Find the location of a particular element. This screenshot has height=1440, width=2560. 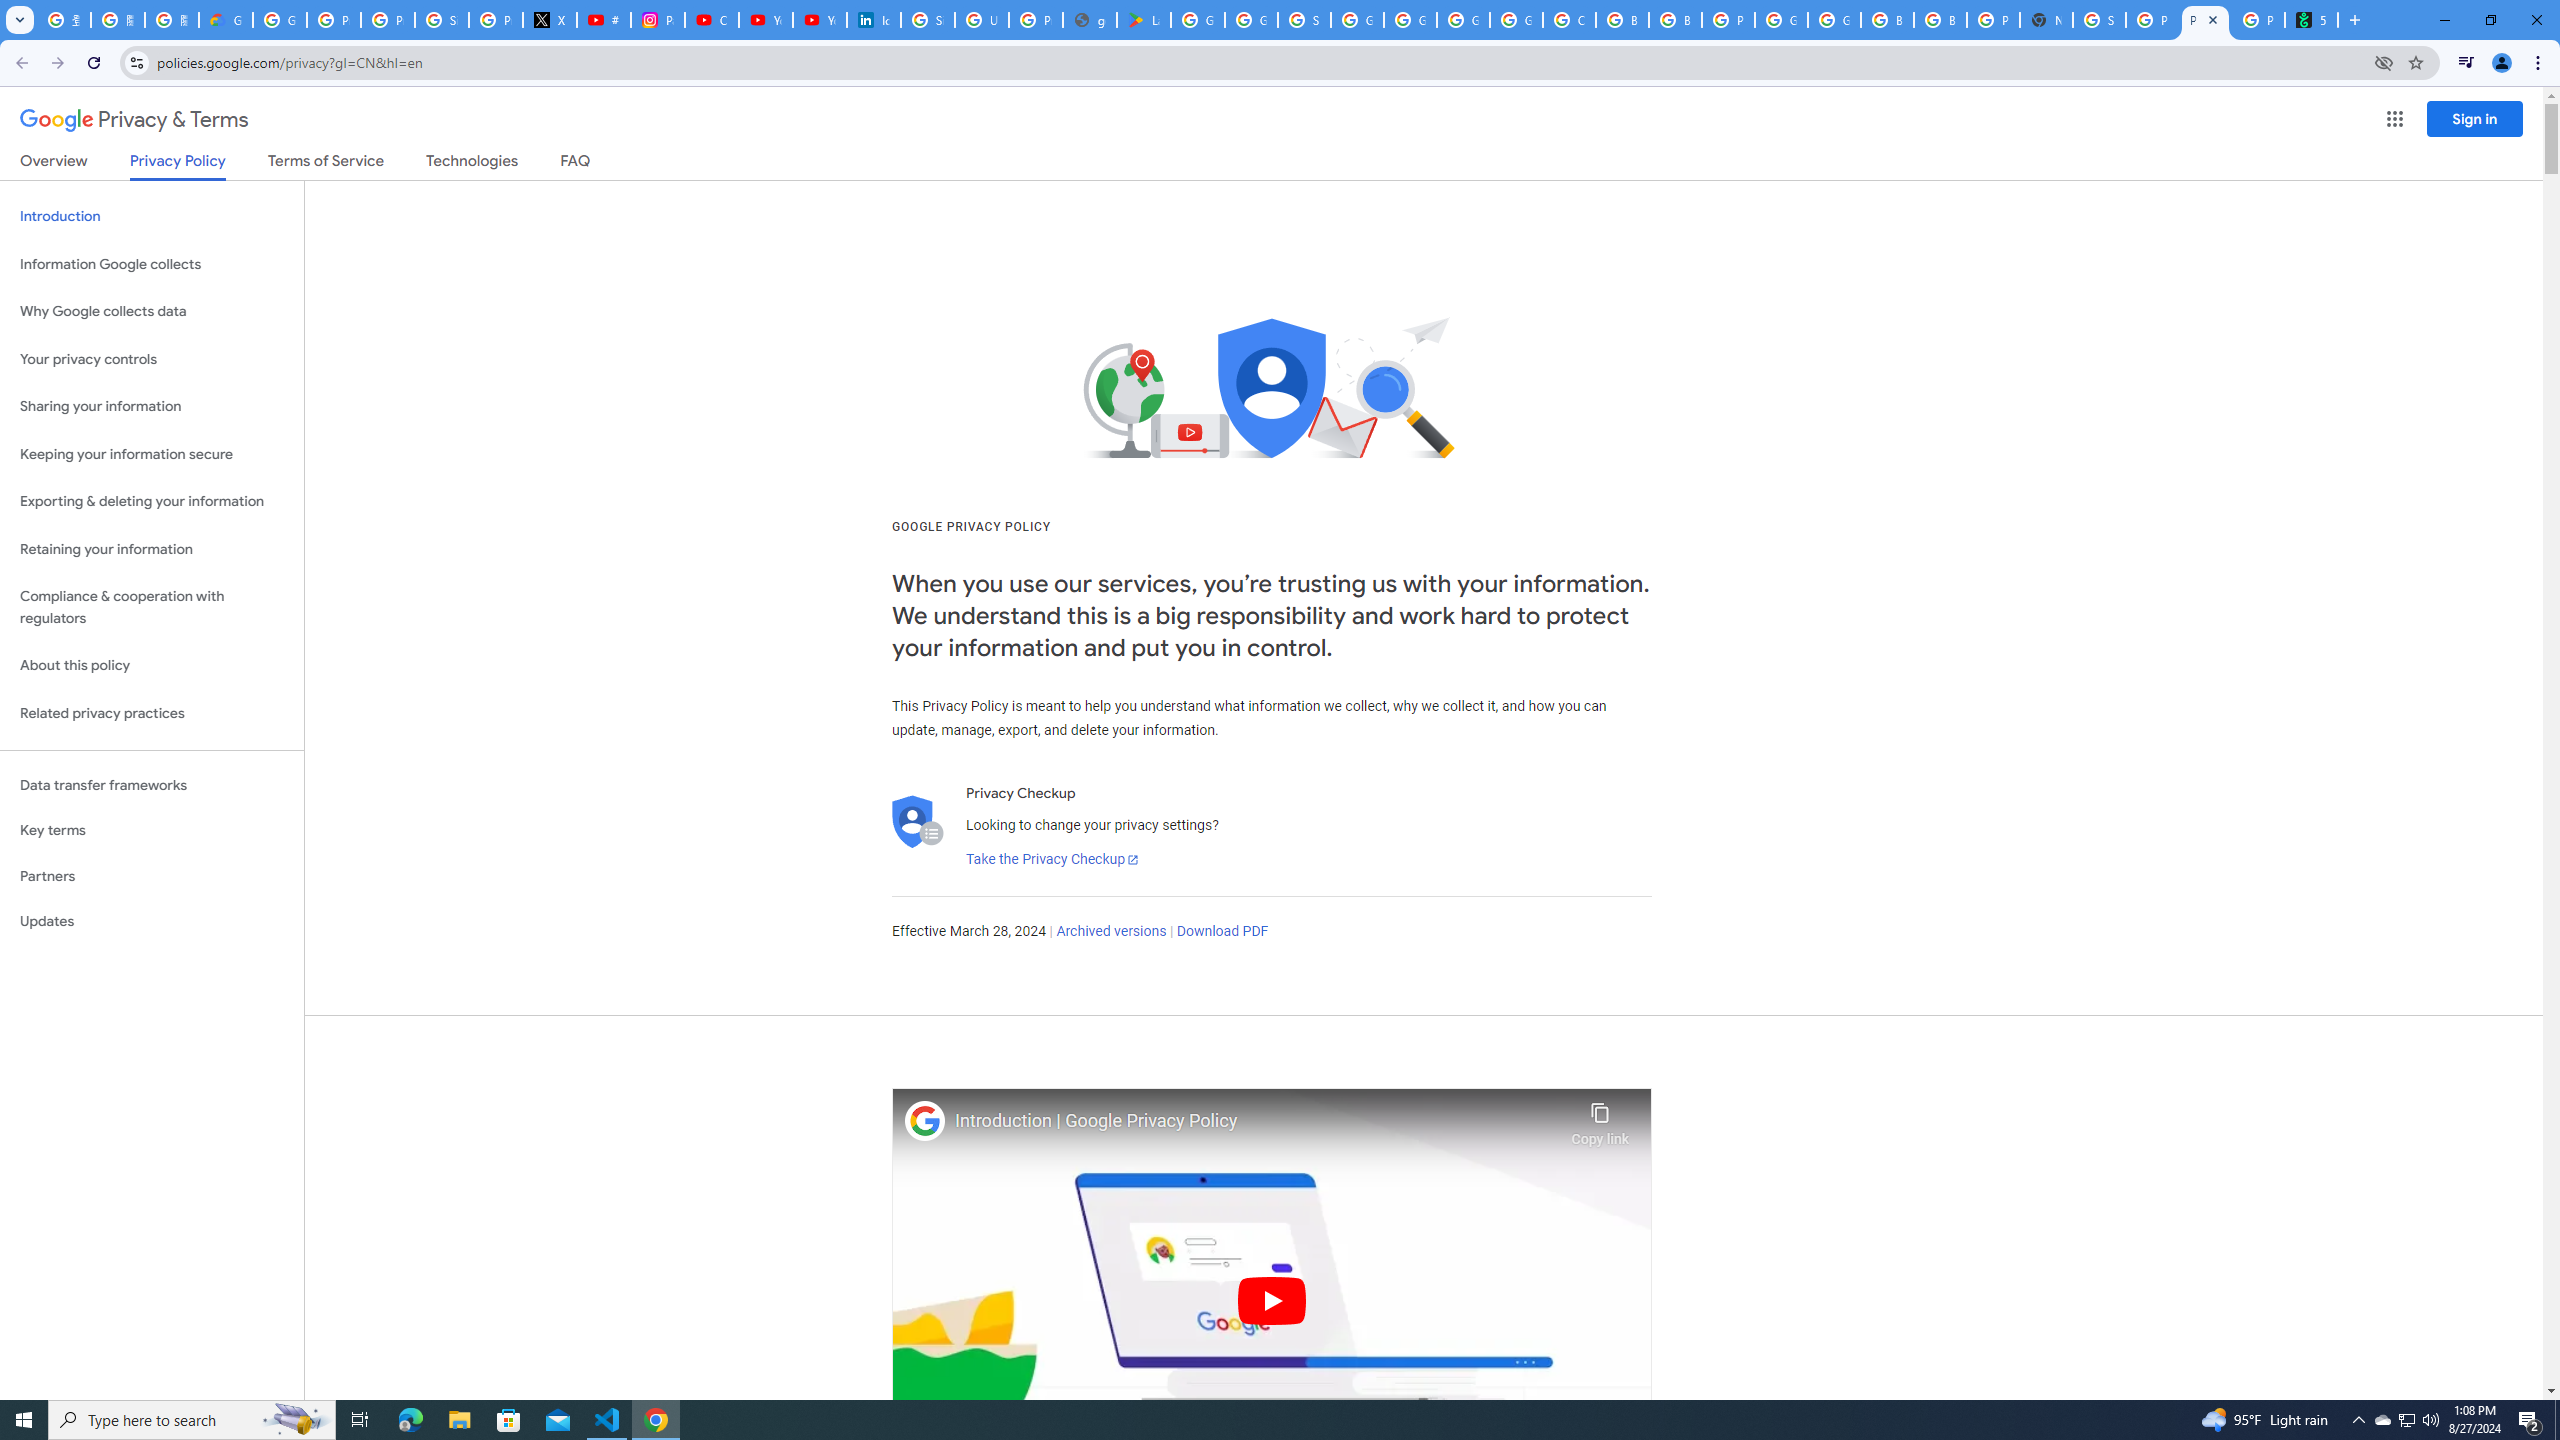

'Google Cloud Platform' is located at coordinates (1834, 19).